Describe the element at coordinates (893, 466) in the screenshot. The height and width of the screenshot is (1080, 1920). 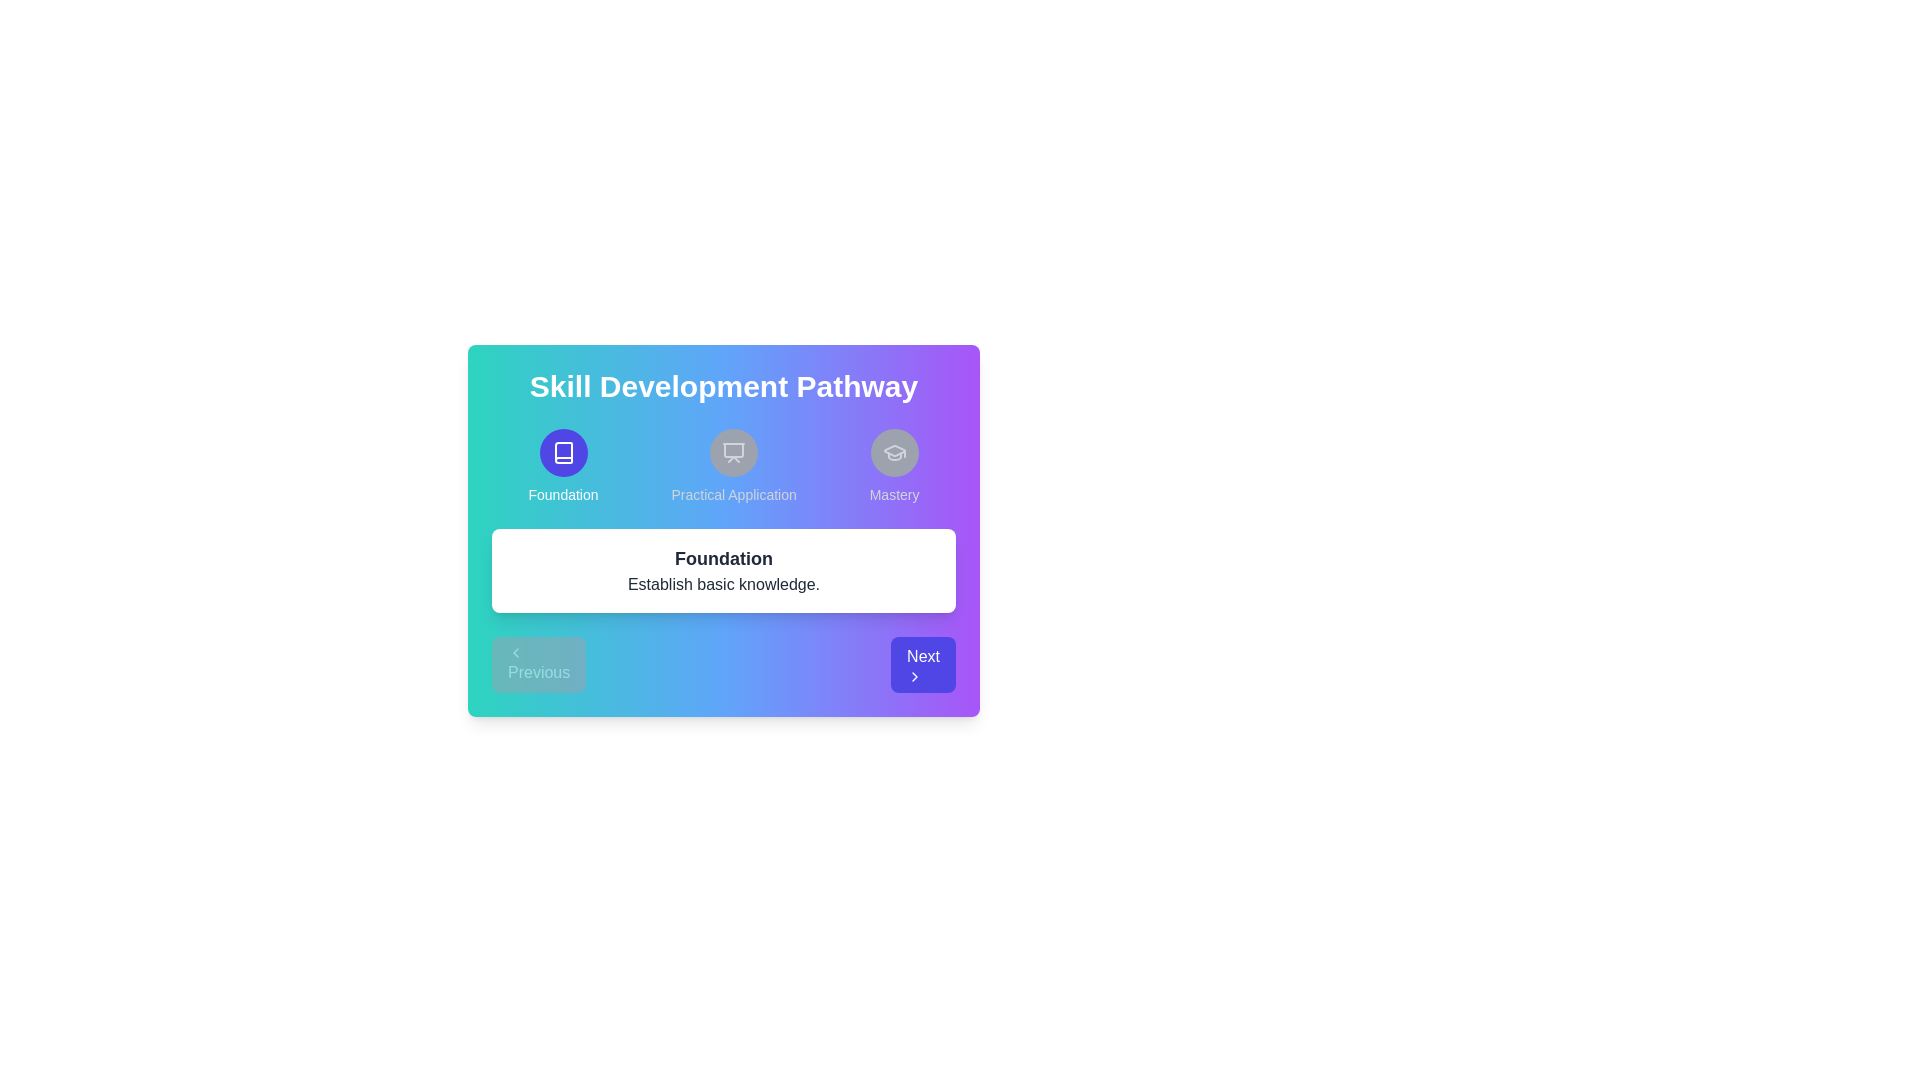
I see `the phase indicator for Mastery to jump to that phase` at that location.